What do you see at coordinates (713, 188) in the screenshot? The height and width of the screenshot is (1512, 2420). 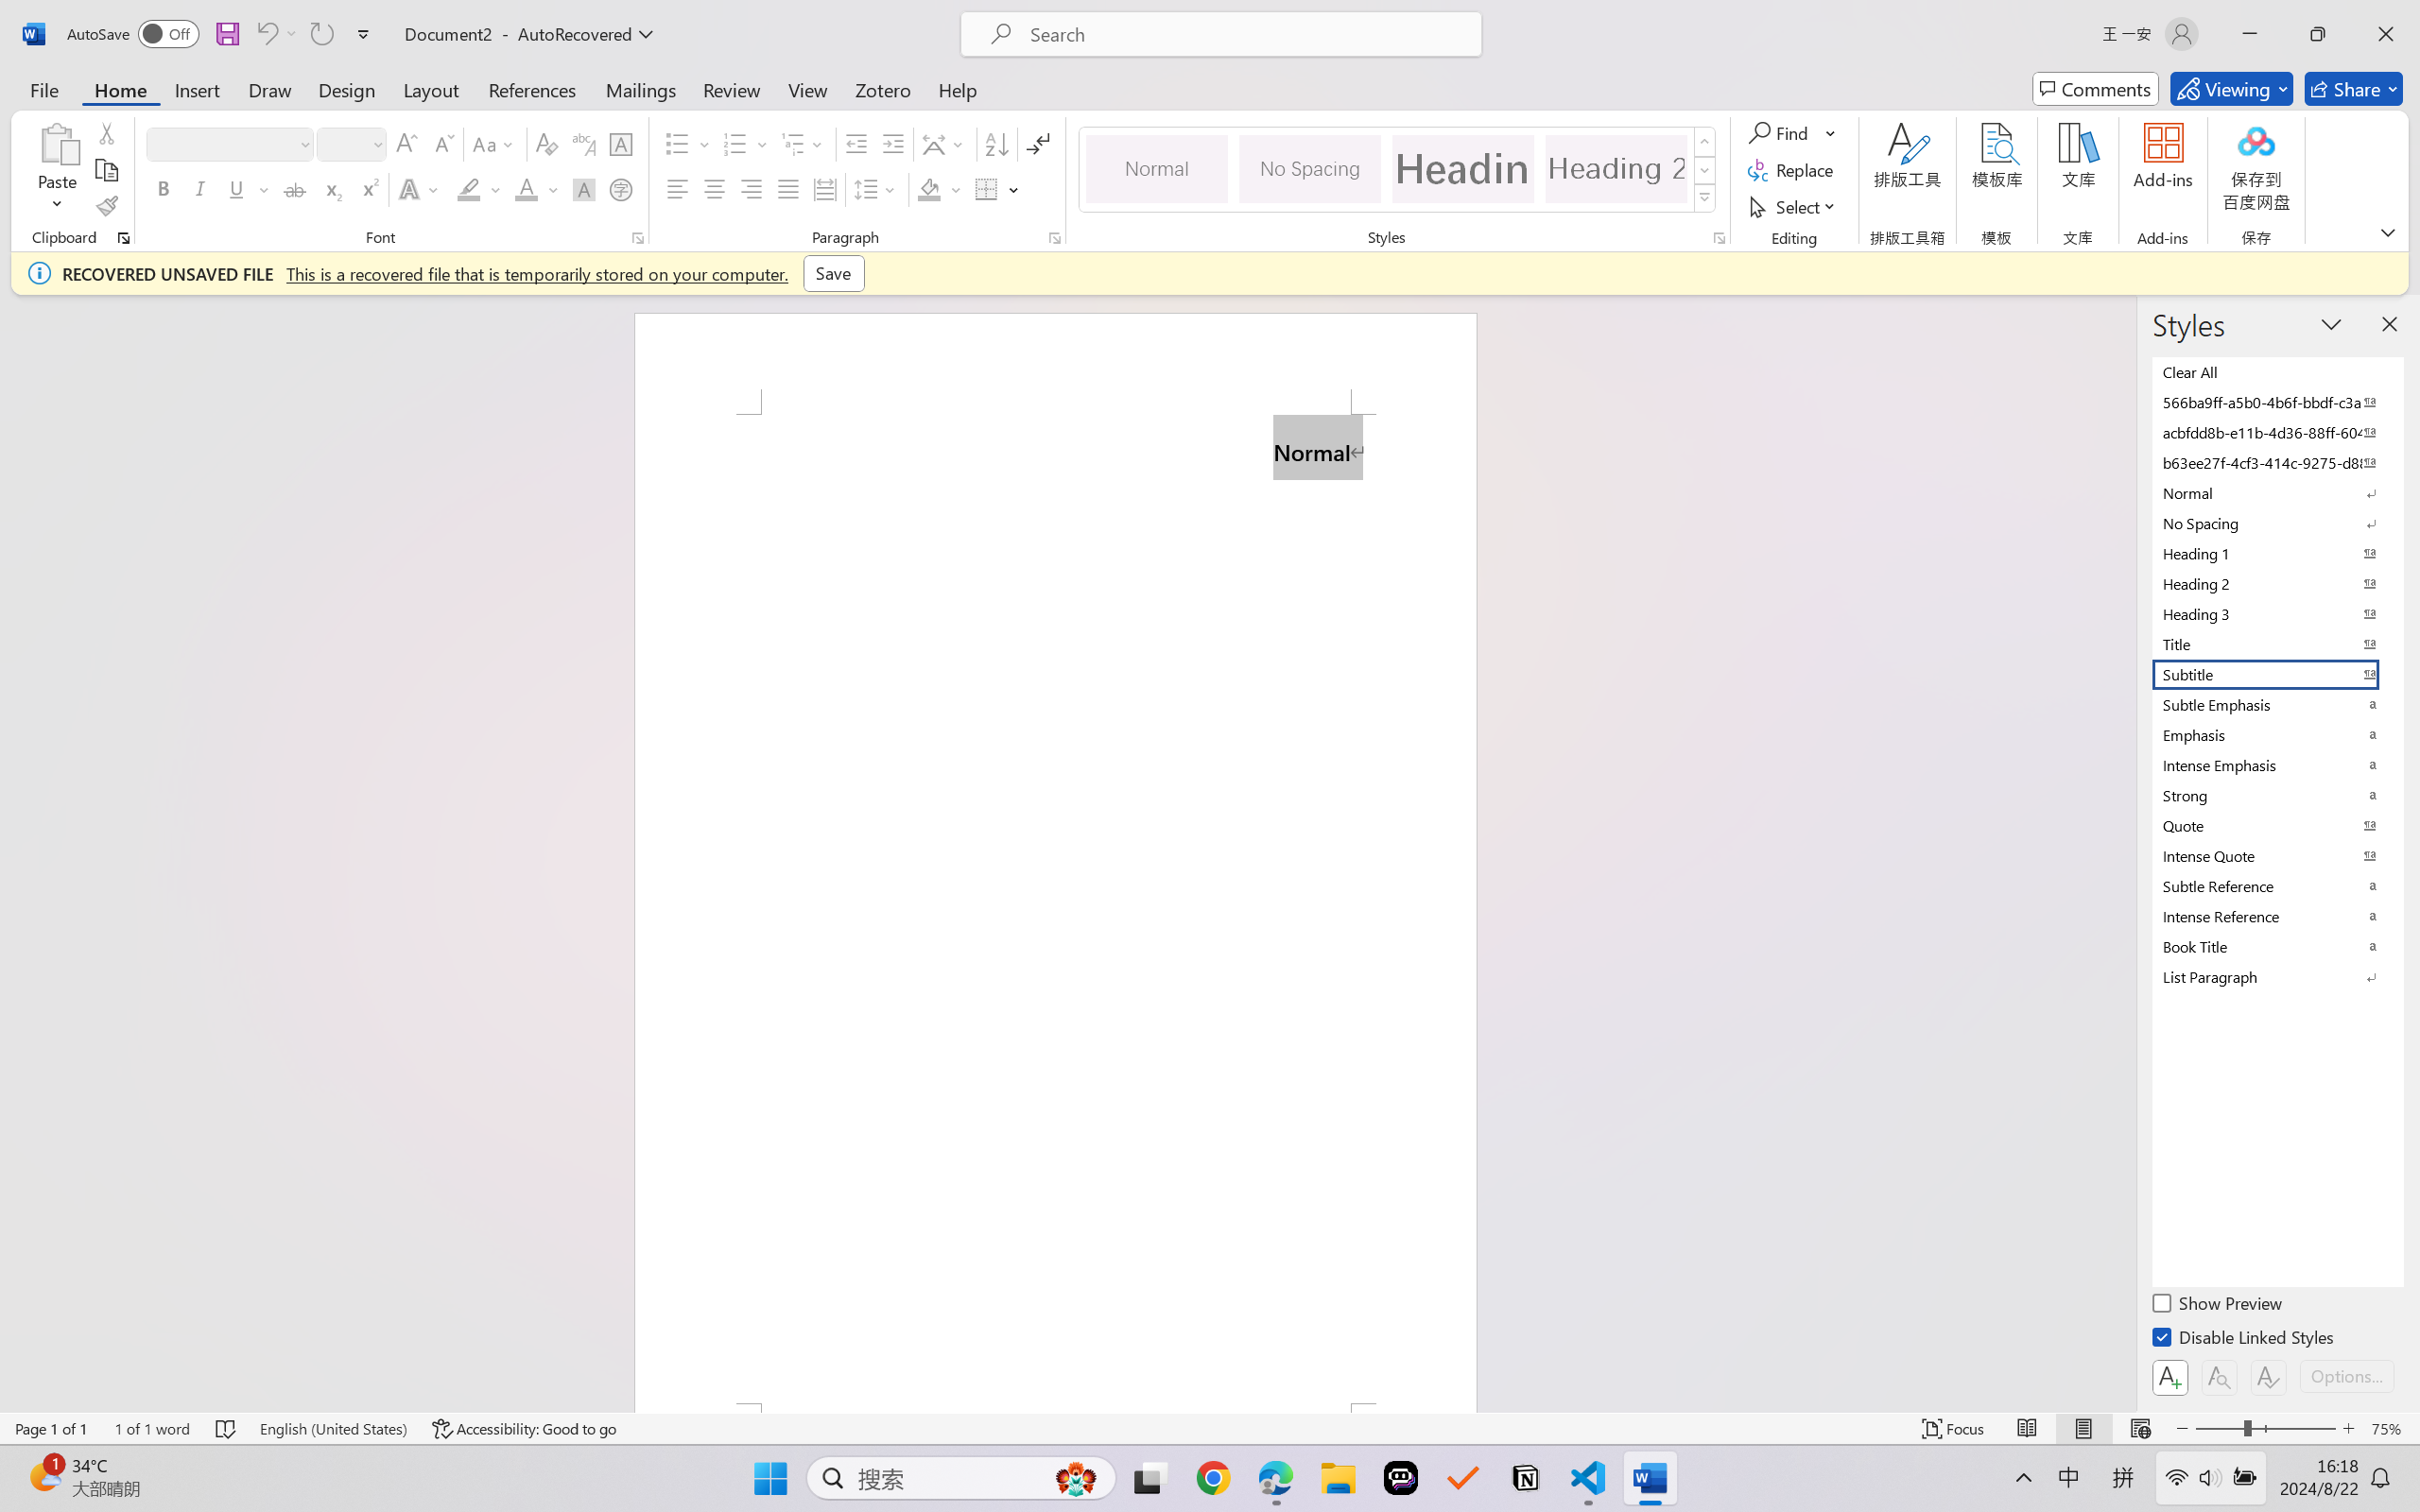 I see `'Center'` at bounding box center [713, 188].